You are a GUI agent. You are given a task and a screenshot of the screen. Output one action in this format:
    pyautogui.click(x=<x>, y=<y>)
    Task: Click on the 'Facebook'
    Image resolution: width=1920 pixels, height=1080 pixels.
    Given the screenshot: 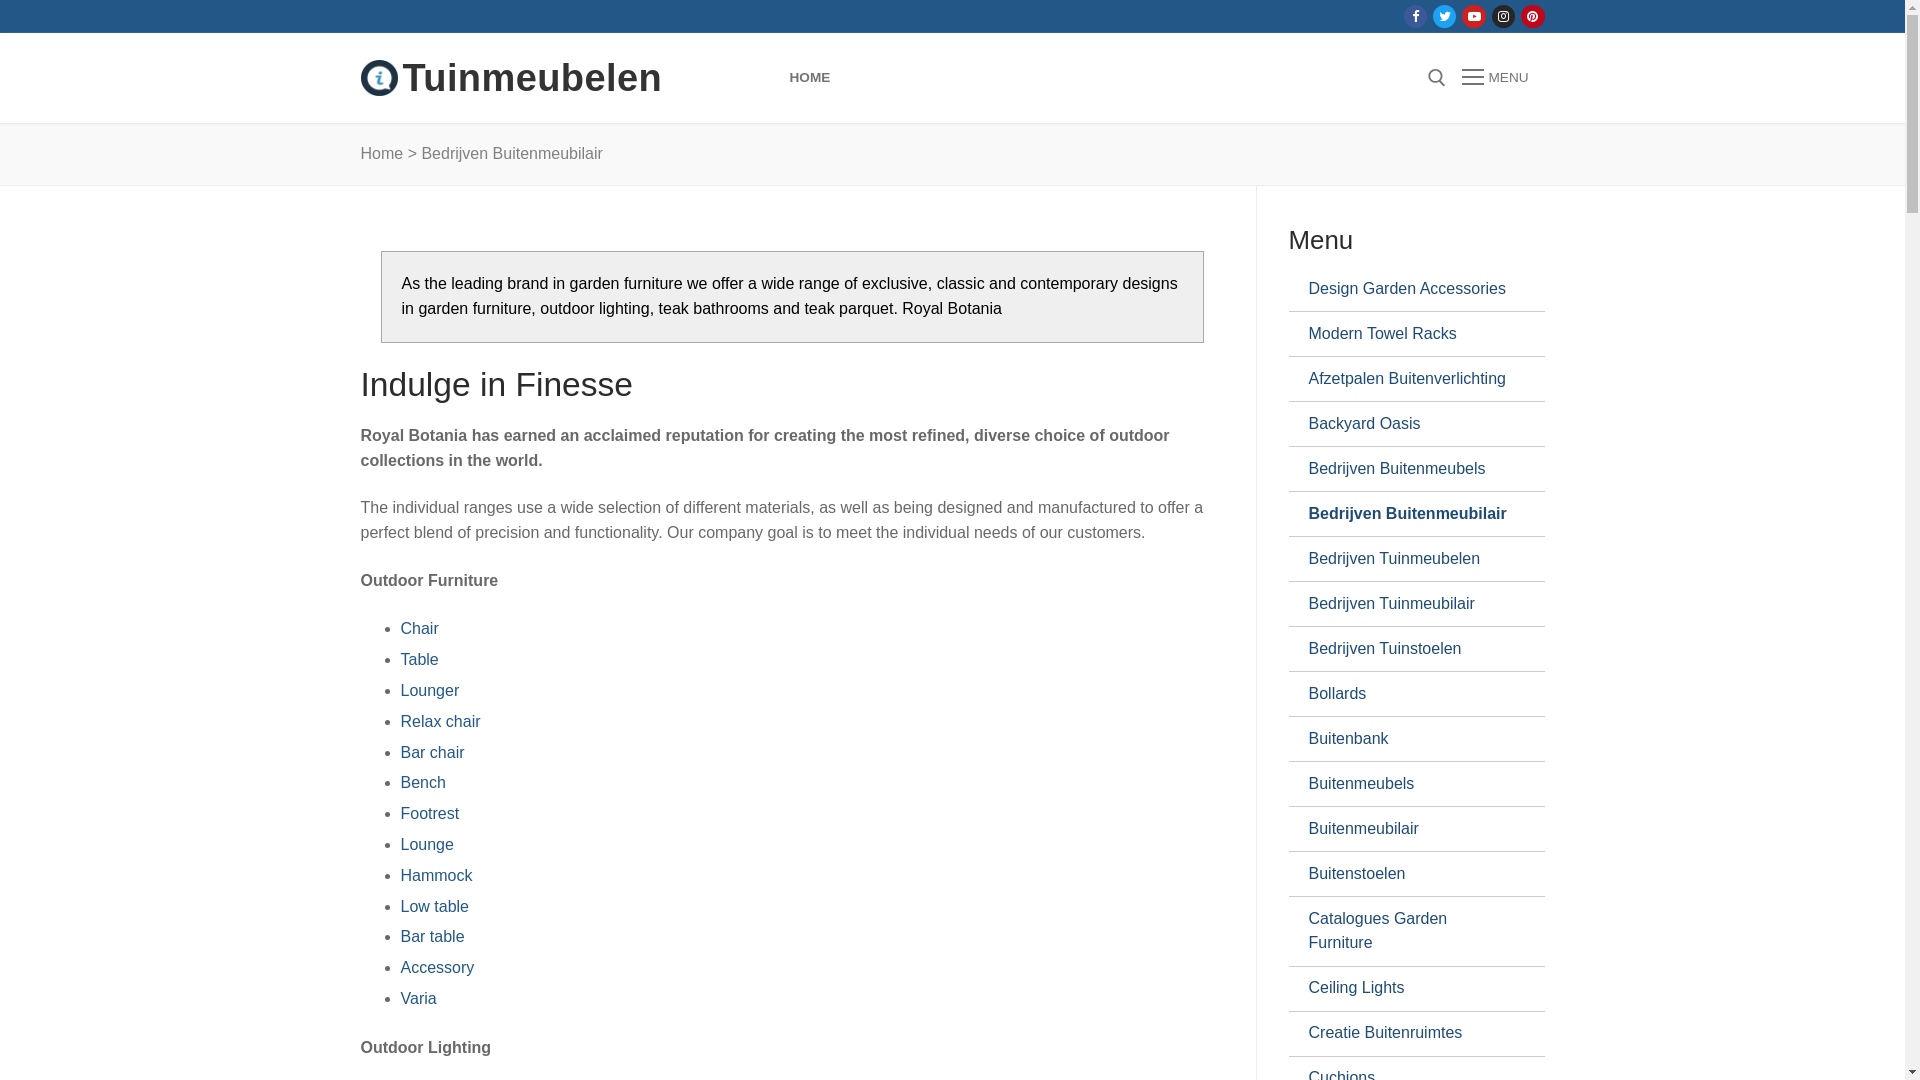 What is the action you would take?
    pyautogui.click(x=1414, y=16)
    